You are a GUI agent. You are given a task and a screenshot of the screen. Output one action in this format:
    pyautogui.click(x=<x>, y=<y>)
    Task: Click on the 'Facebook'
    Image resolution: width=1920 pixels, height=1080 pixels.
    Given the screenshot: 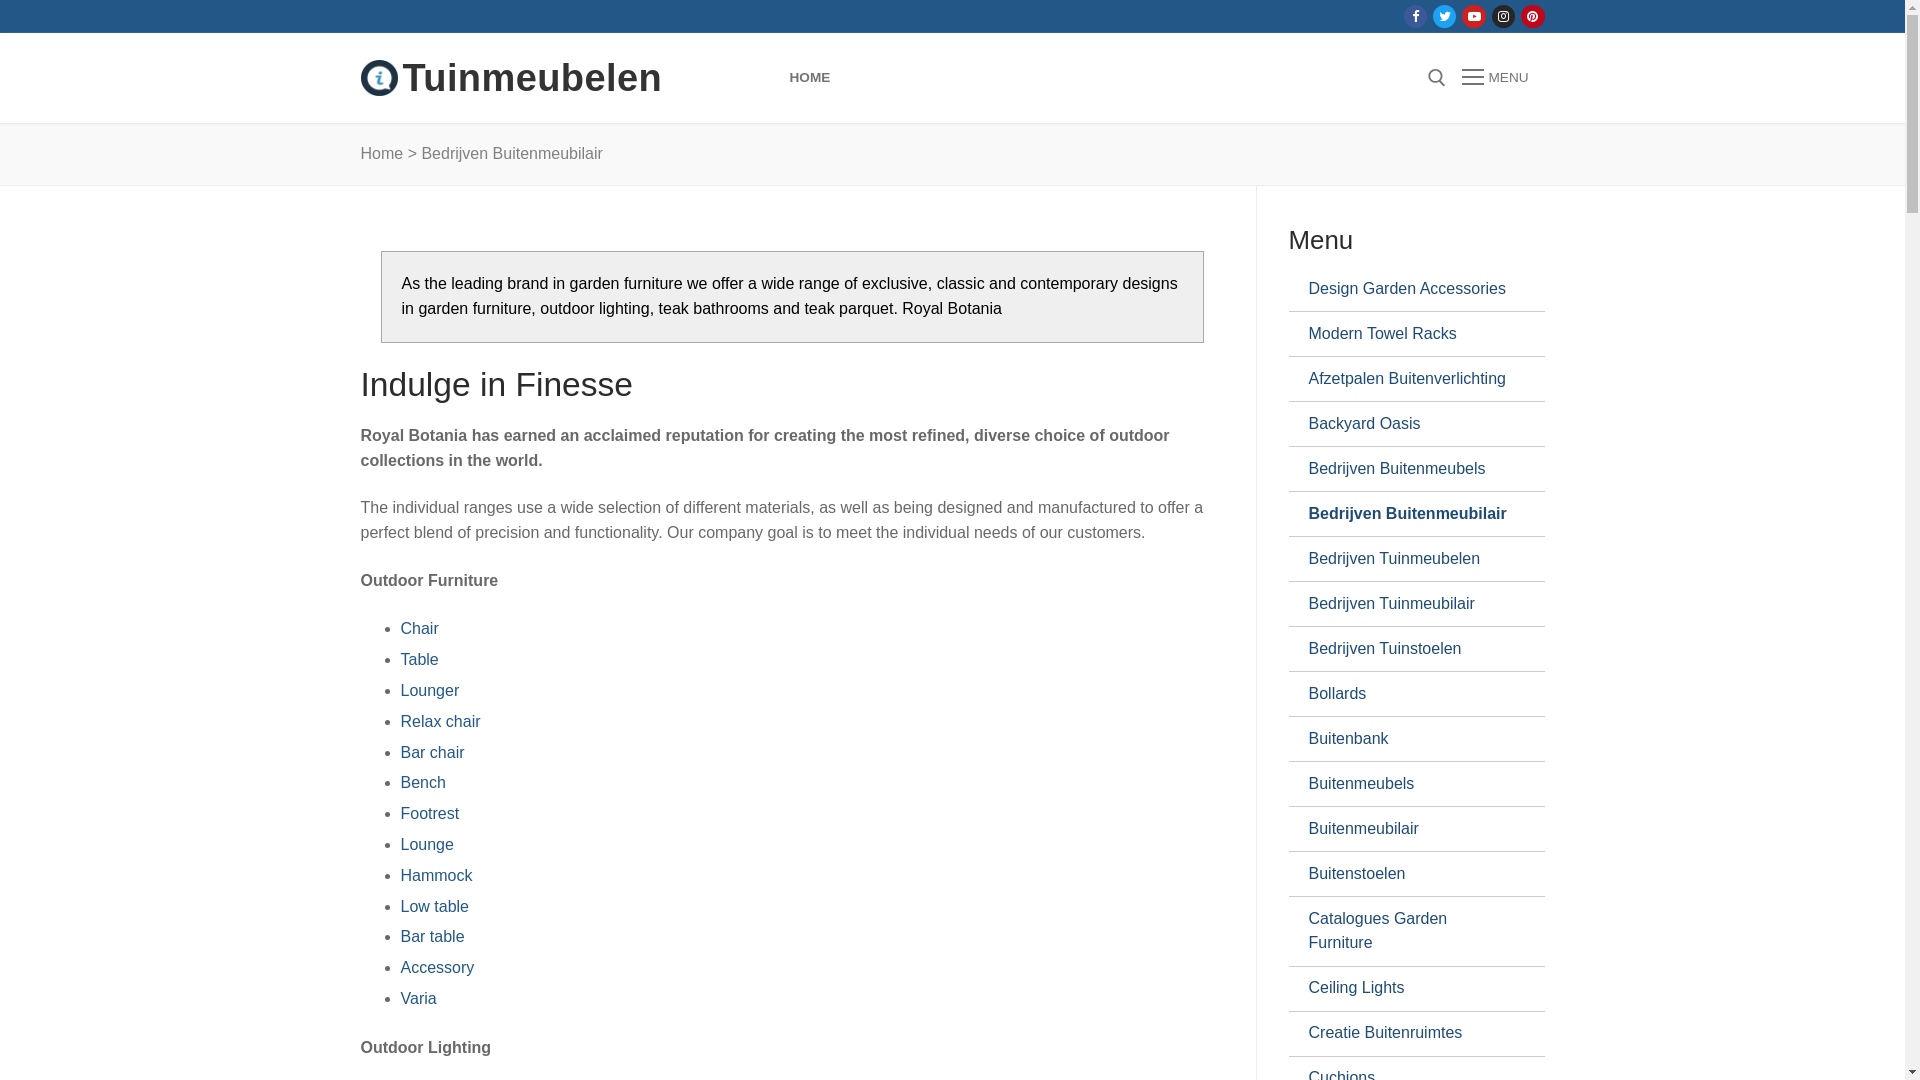 What is the action you would take?
    pyautogui.click(x=1414, y=16)
    